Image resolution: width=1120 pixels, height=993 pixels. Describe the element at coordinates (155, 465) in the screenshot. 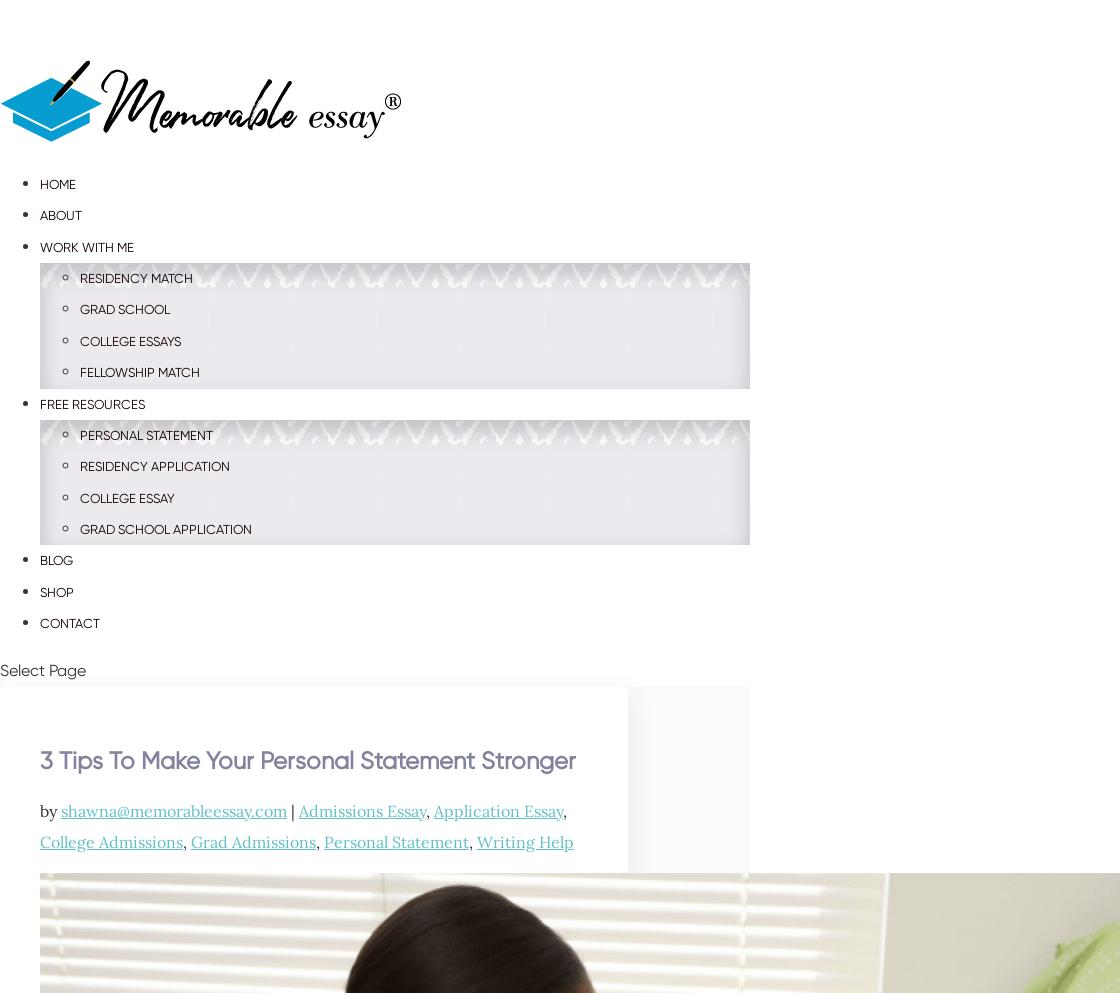

I see `'RESIDENCY APPLICATION'` at that location.